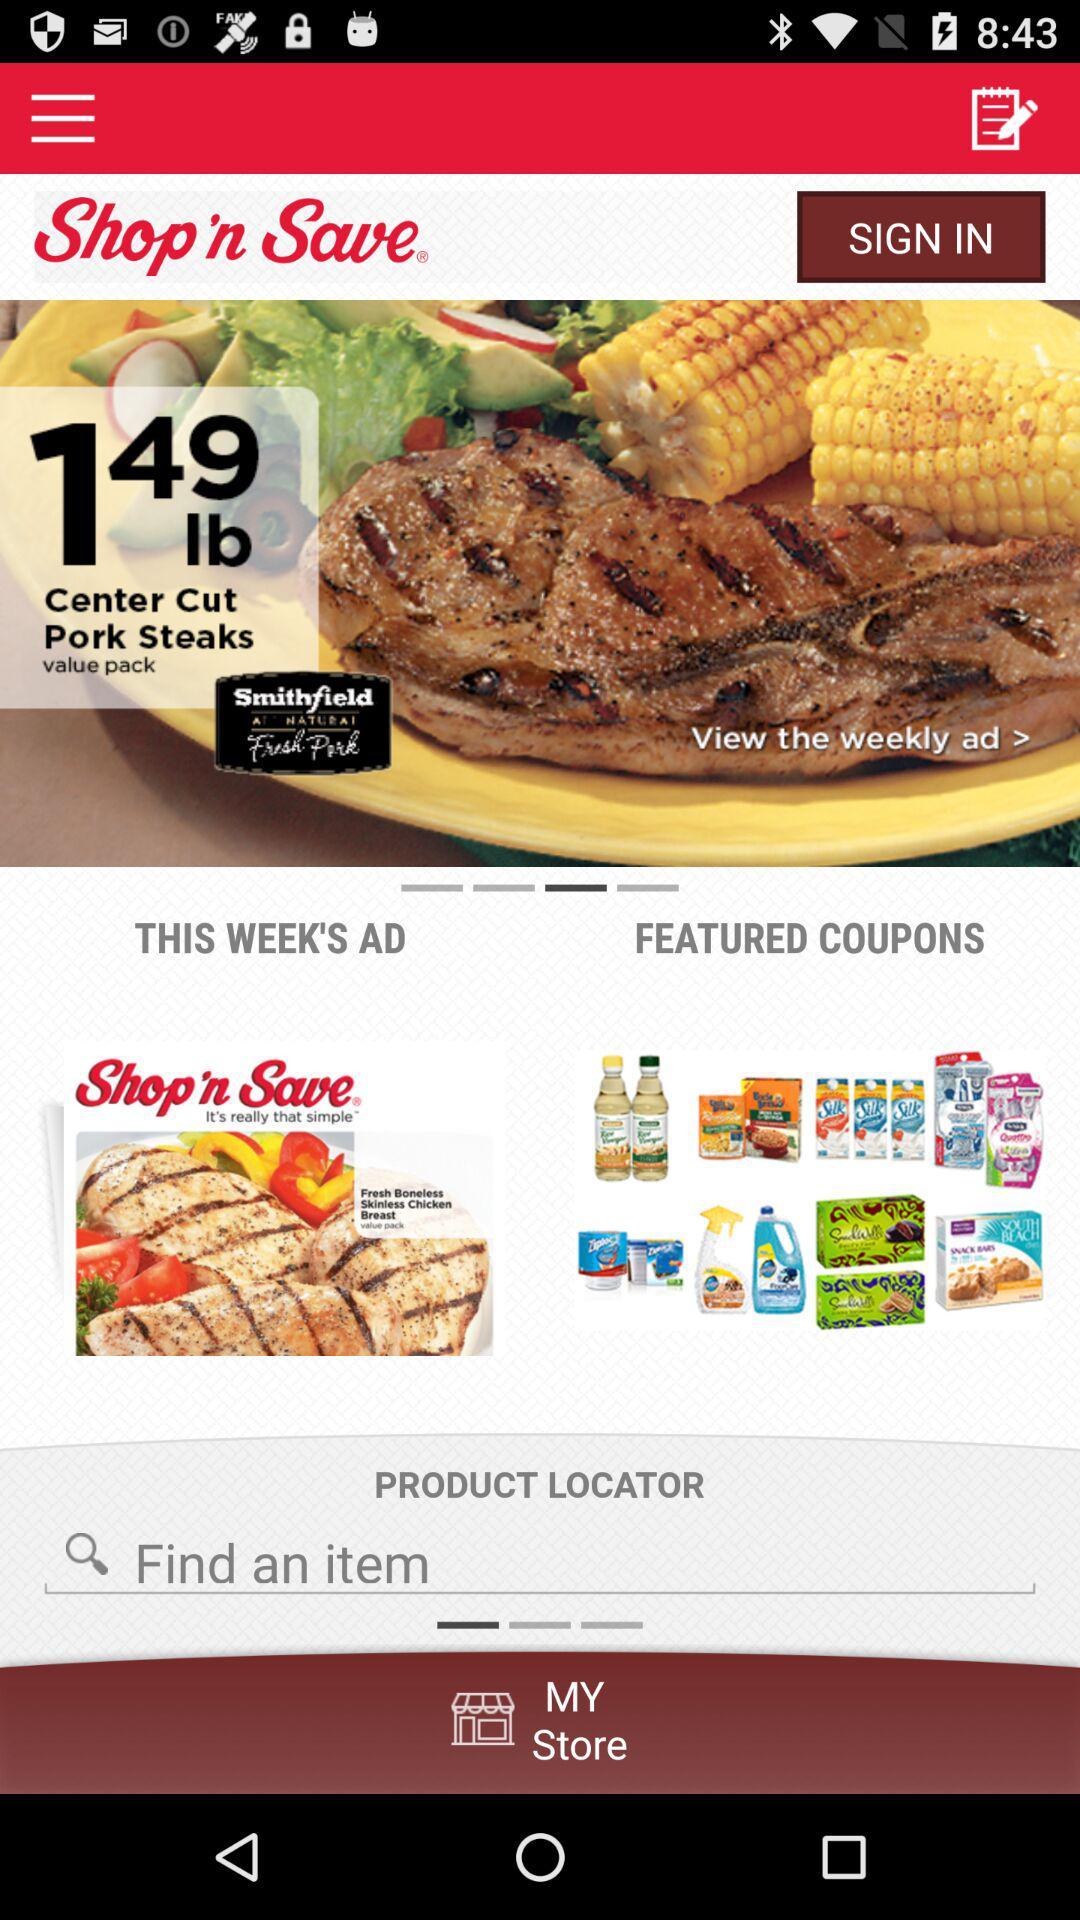 This screenshot has height=1920, width=1080. What do you see at coordinates (540, 1555) in the screenshot?
I see `icon below the product locator` at bounding box center [540, 1555].